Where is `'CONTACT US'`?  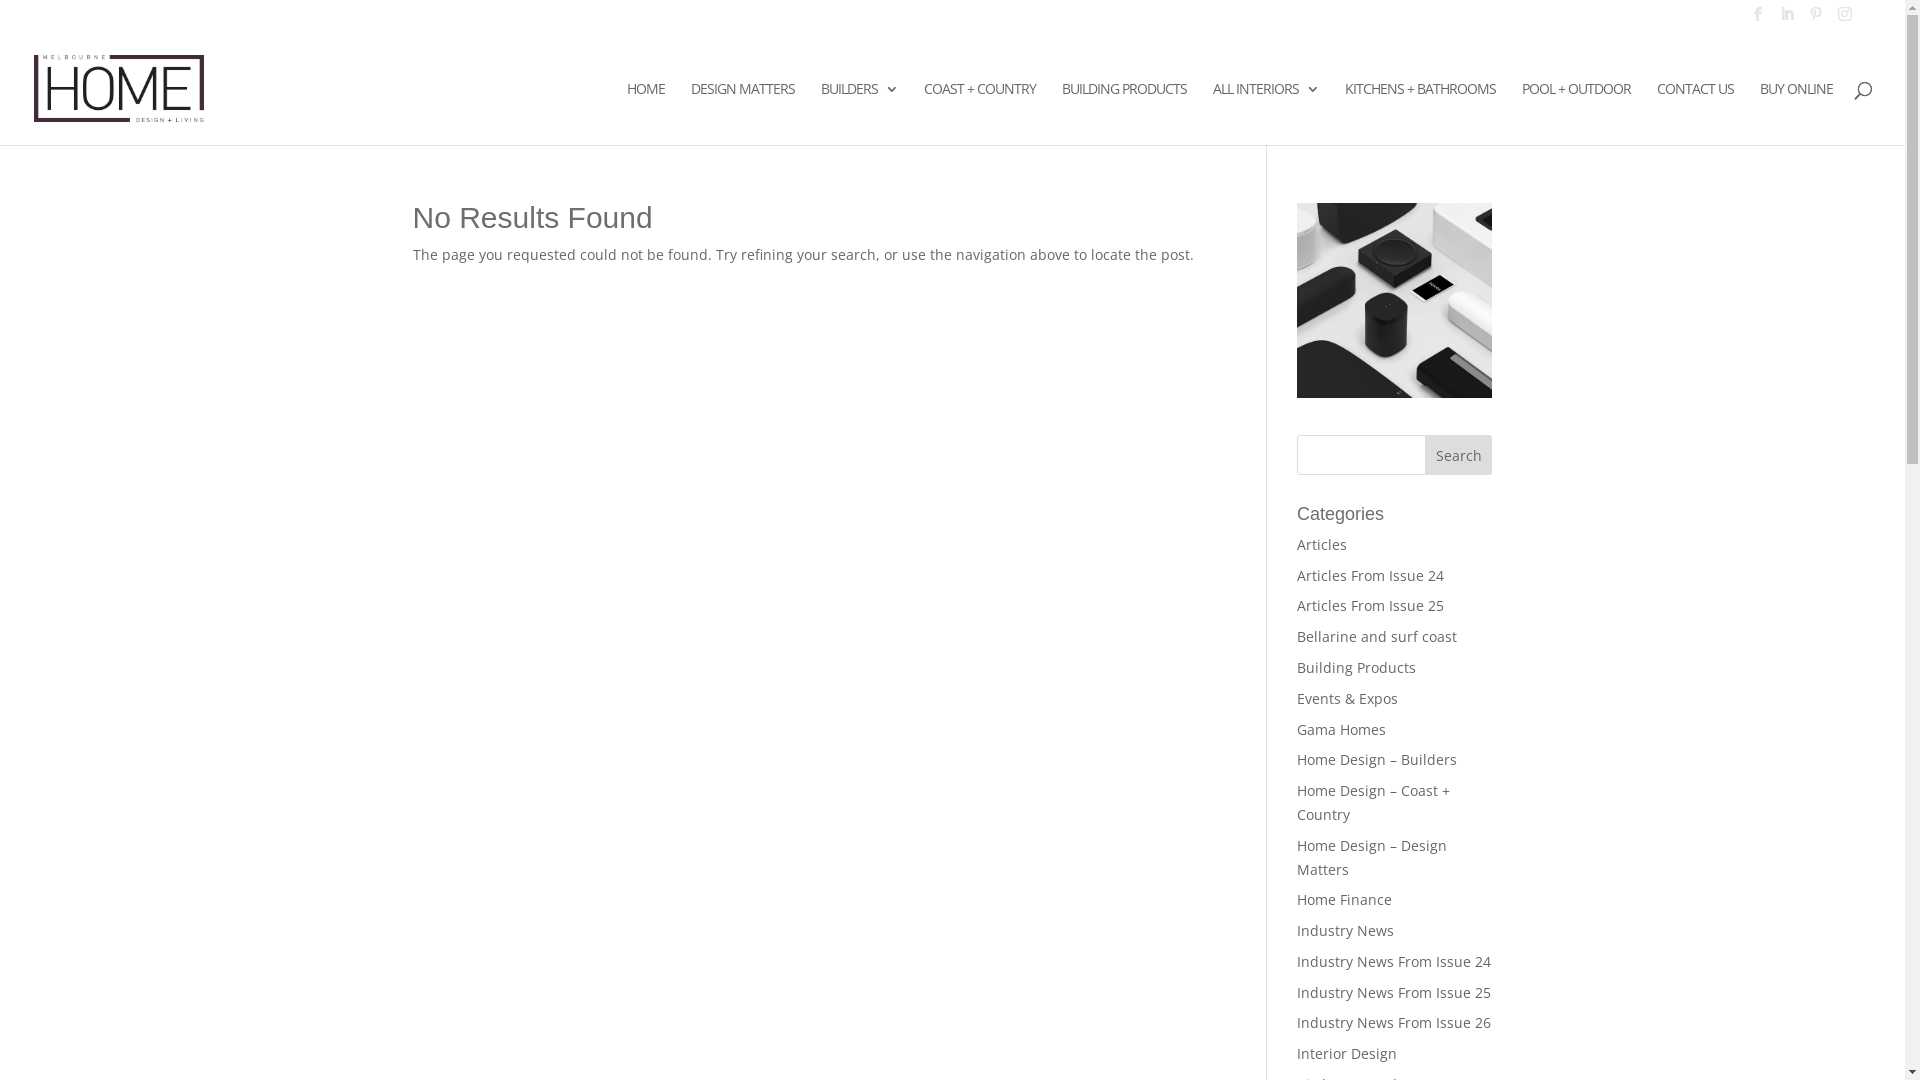 'CONTACT US' is located at coordinates (1656, 113).